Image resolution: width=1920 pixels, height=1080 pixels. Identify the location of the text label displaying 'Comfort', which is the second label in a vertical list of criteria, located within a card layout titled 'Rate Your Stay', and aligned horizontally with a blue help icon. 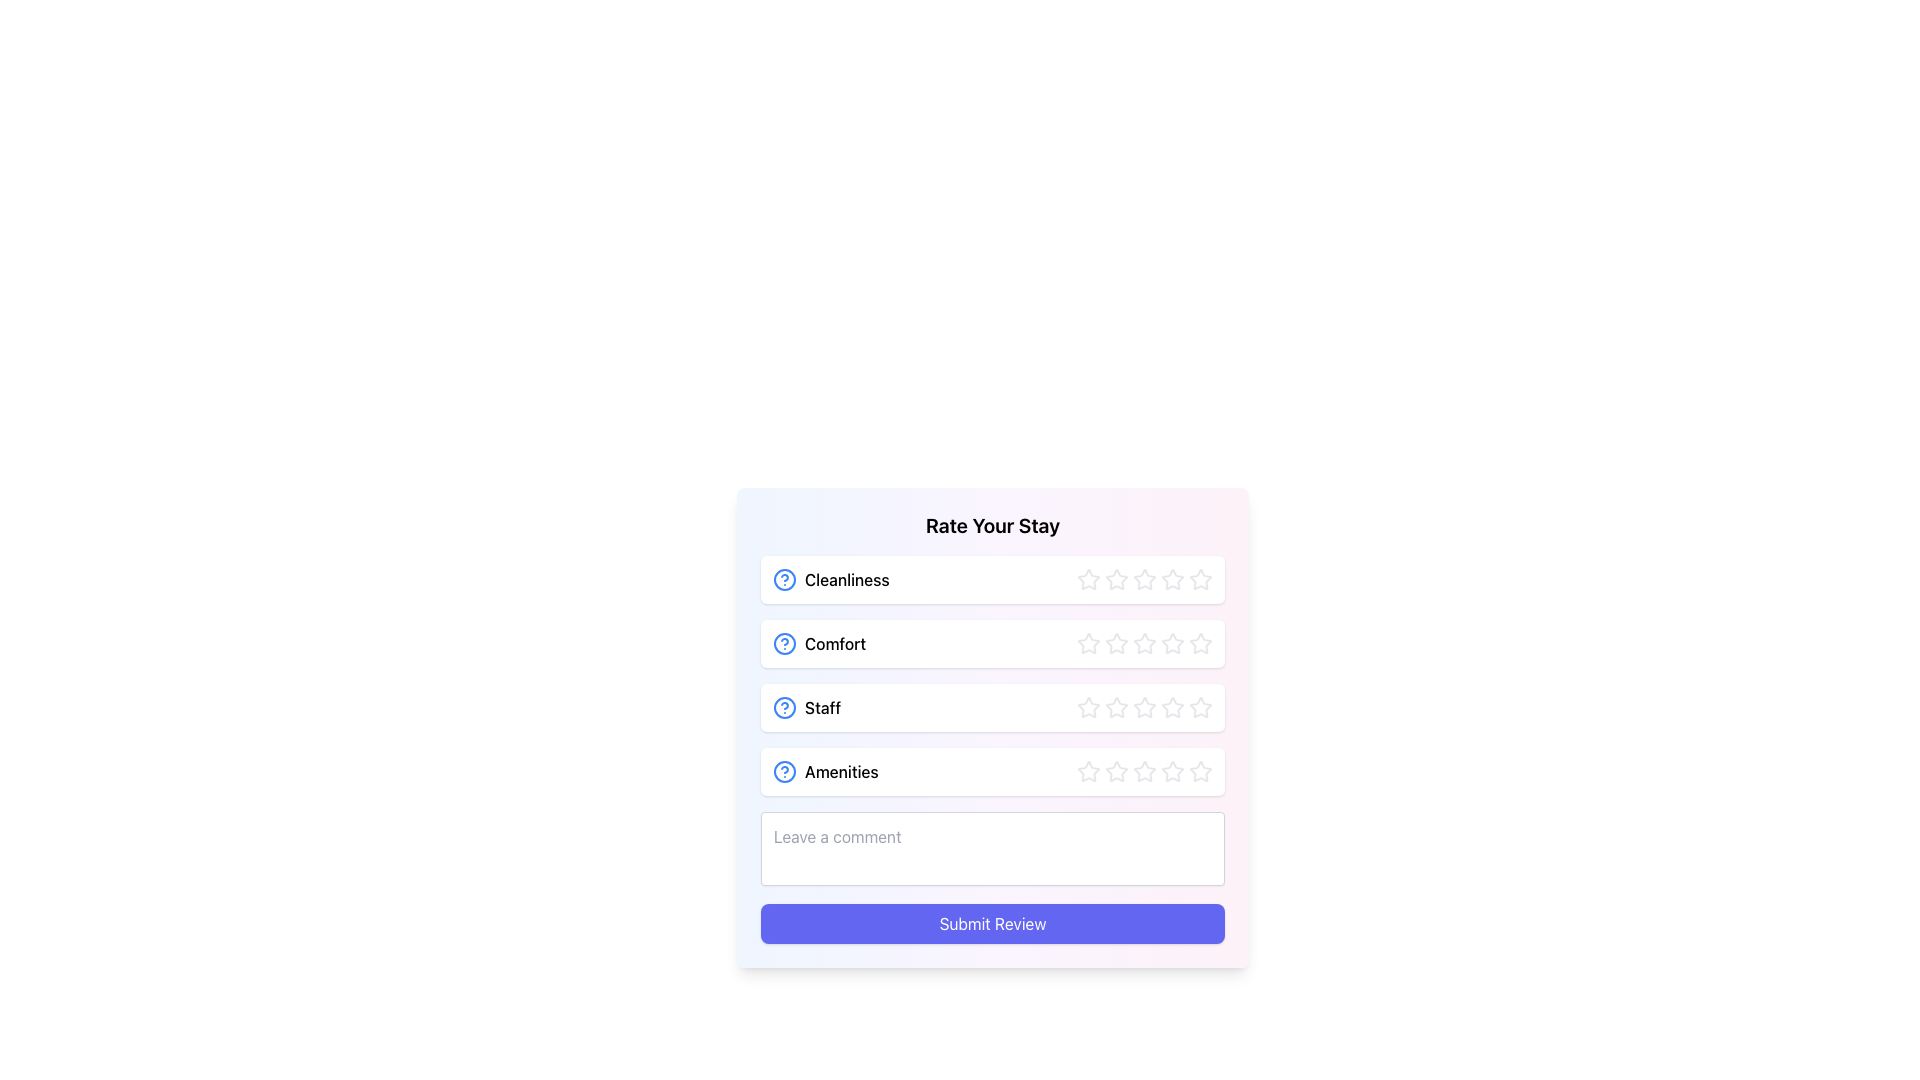
(835, 644).